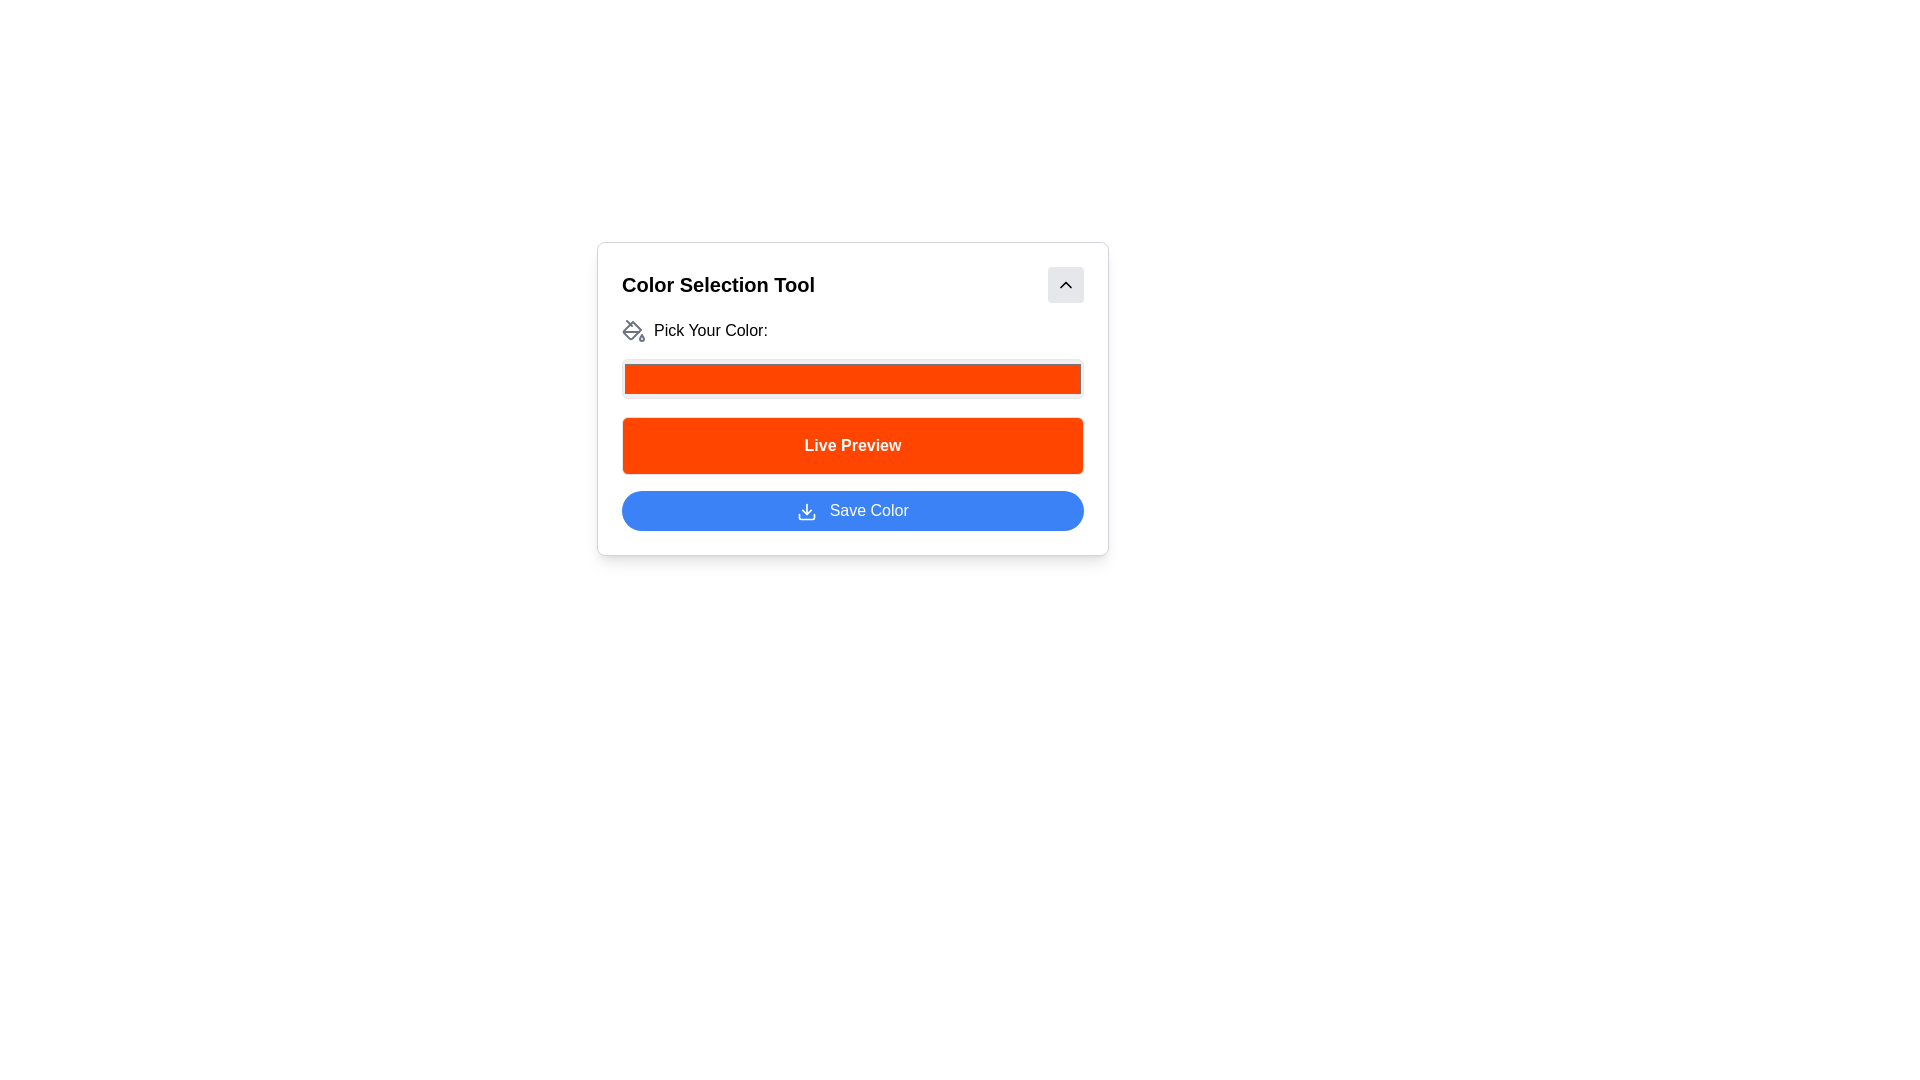  What do you see at coordinates (1064, 285) in the screenshot?
I see `the toggle button in the top-right corner of the 'Color Selection Tool' panel` at bounding box center [1064, 285].